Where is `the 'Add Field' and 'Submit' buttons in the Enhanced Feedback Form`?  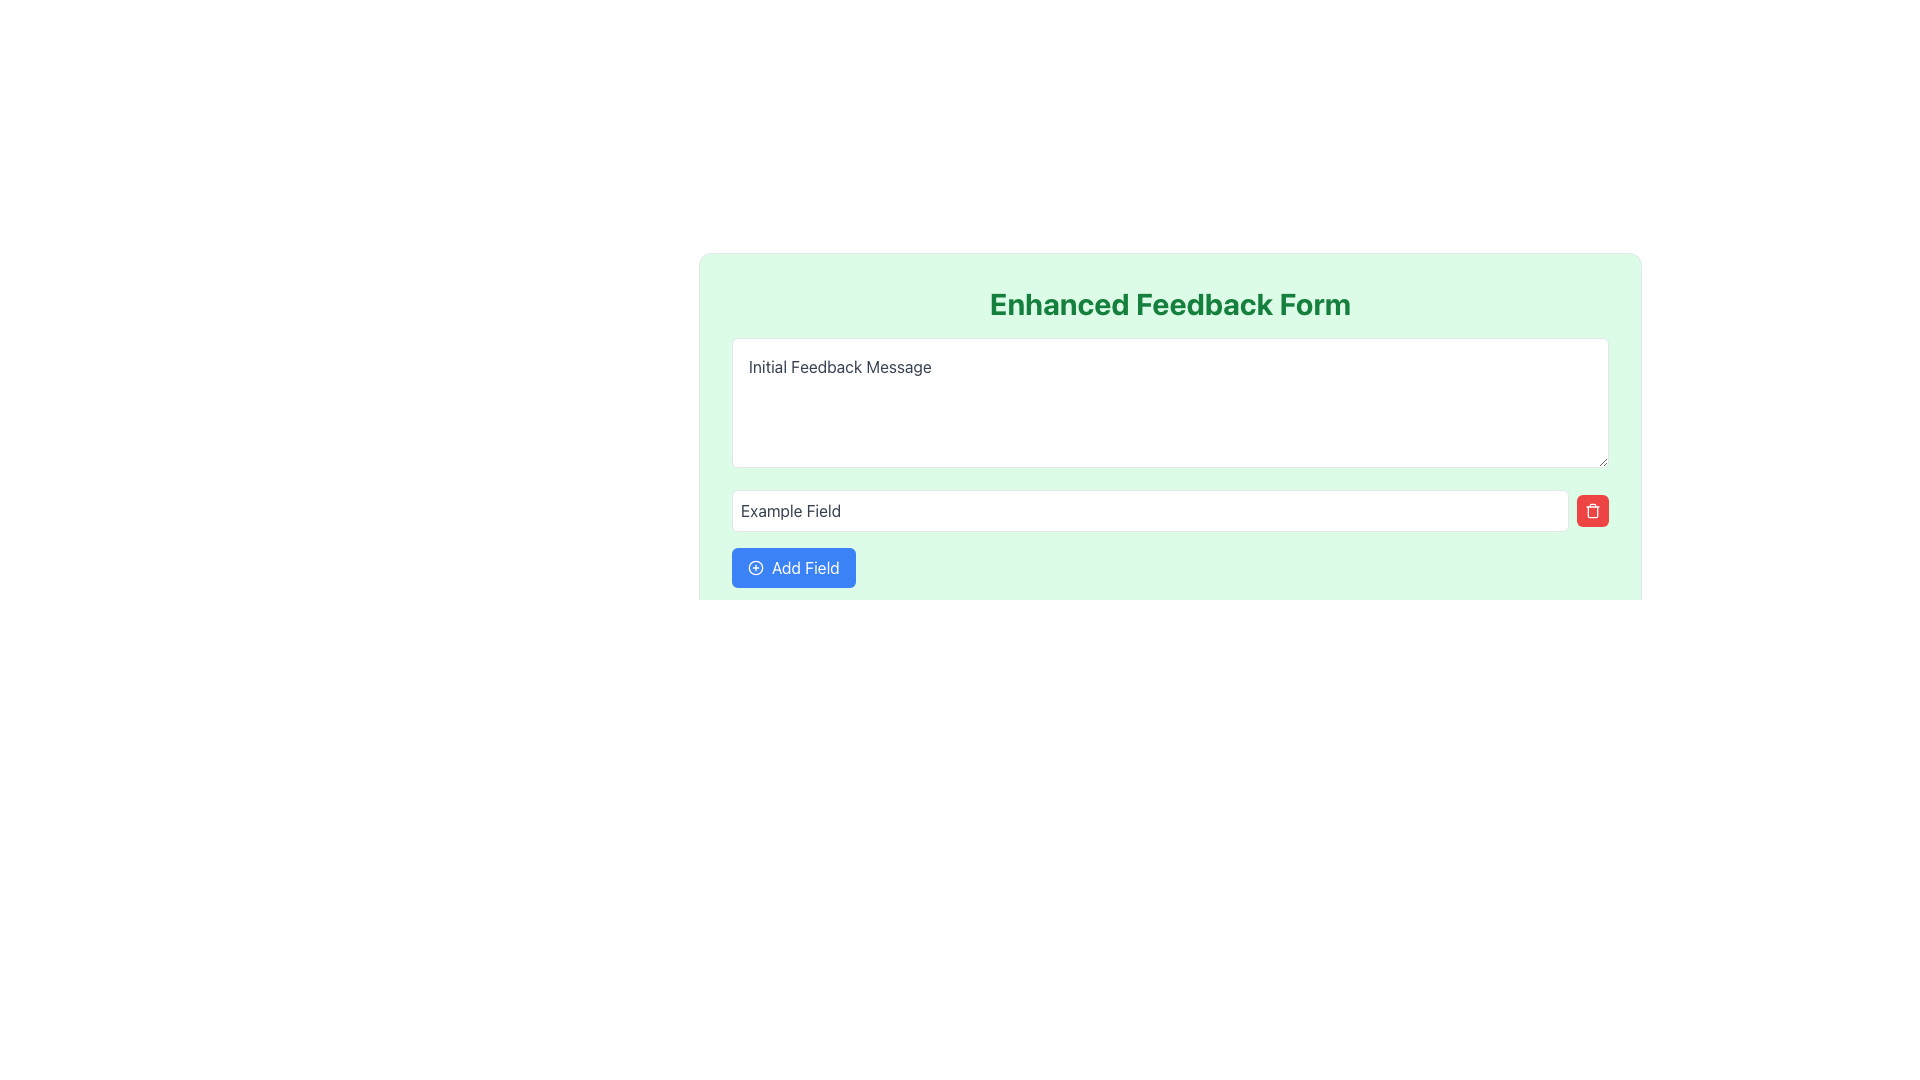
the 'Add Field' and 'Submit' buttons in the Enhanced Feedback Form is located at coordinates (1170, 473).